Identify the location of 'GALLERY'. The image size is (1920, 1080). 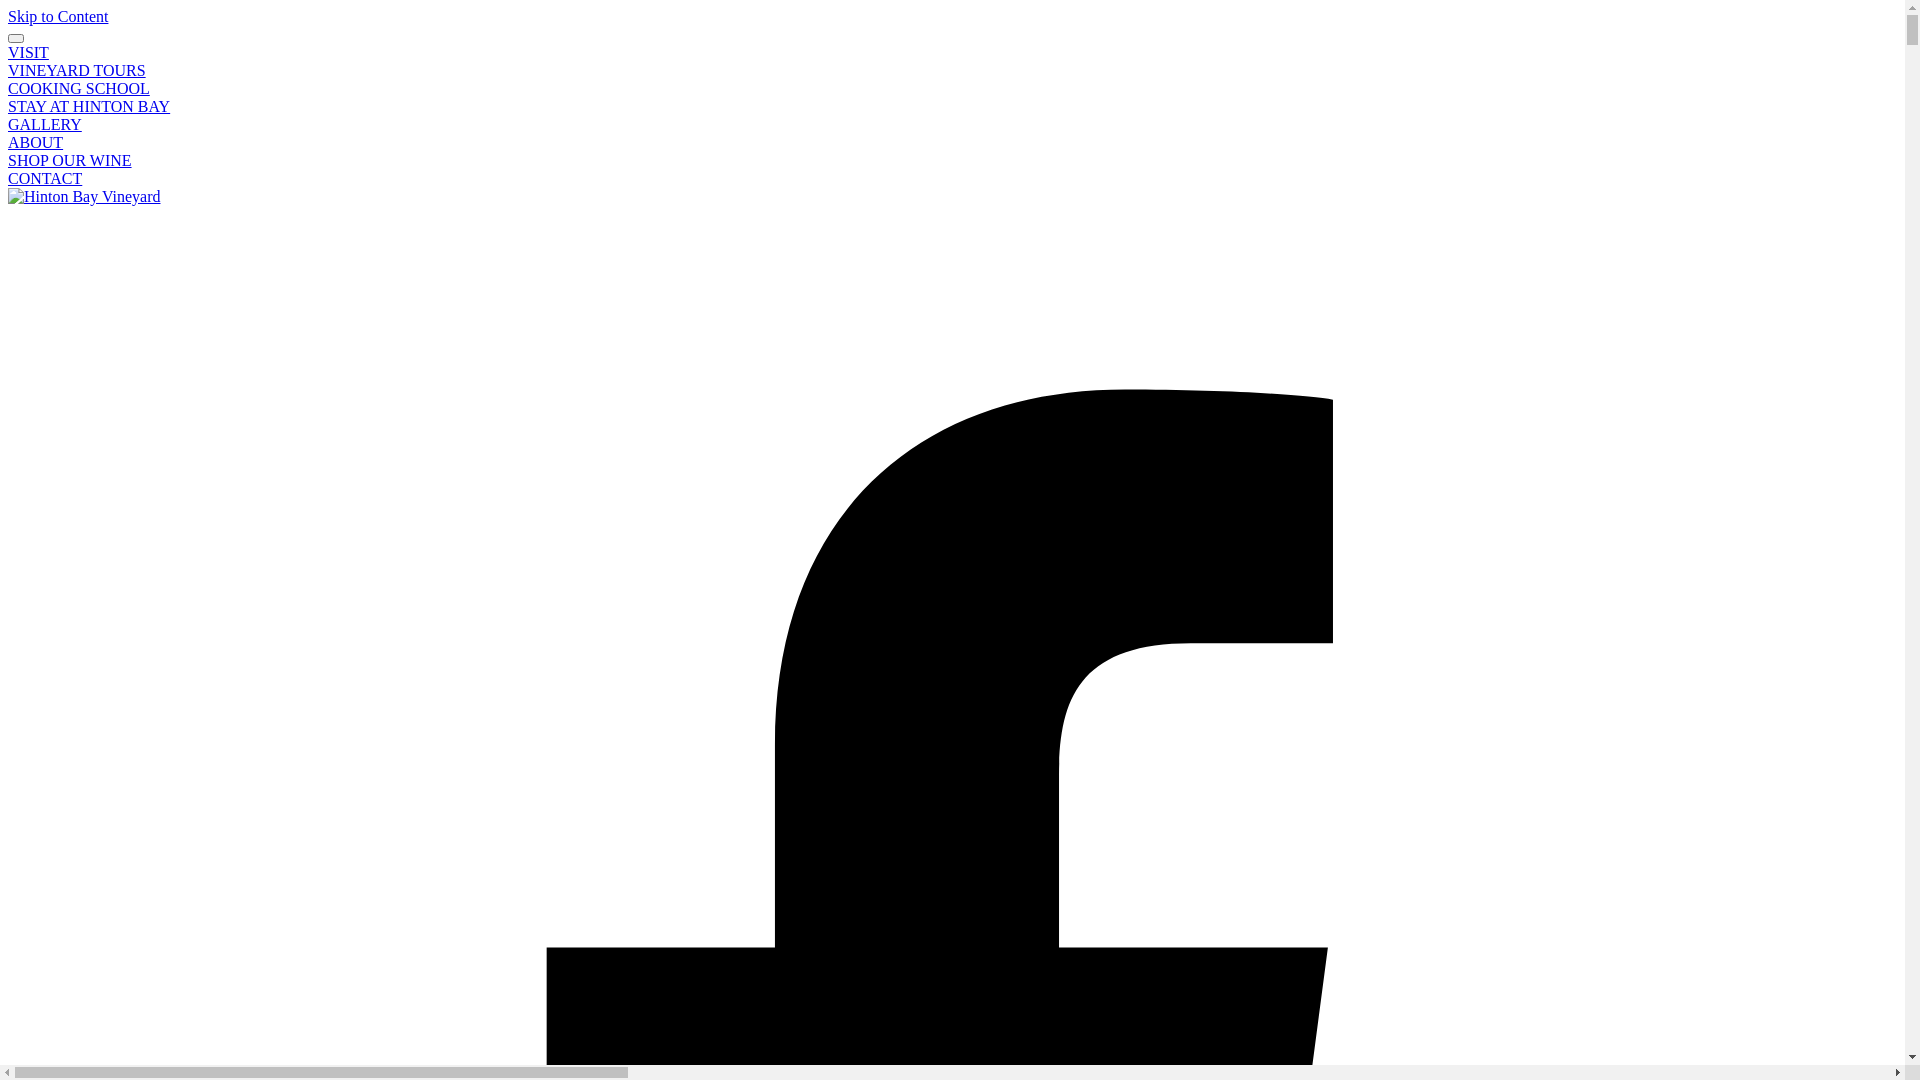
(44, 124).